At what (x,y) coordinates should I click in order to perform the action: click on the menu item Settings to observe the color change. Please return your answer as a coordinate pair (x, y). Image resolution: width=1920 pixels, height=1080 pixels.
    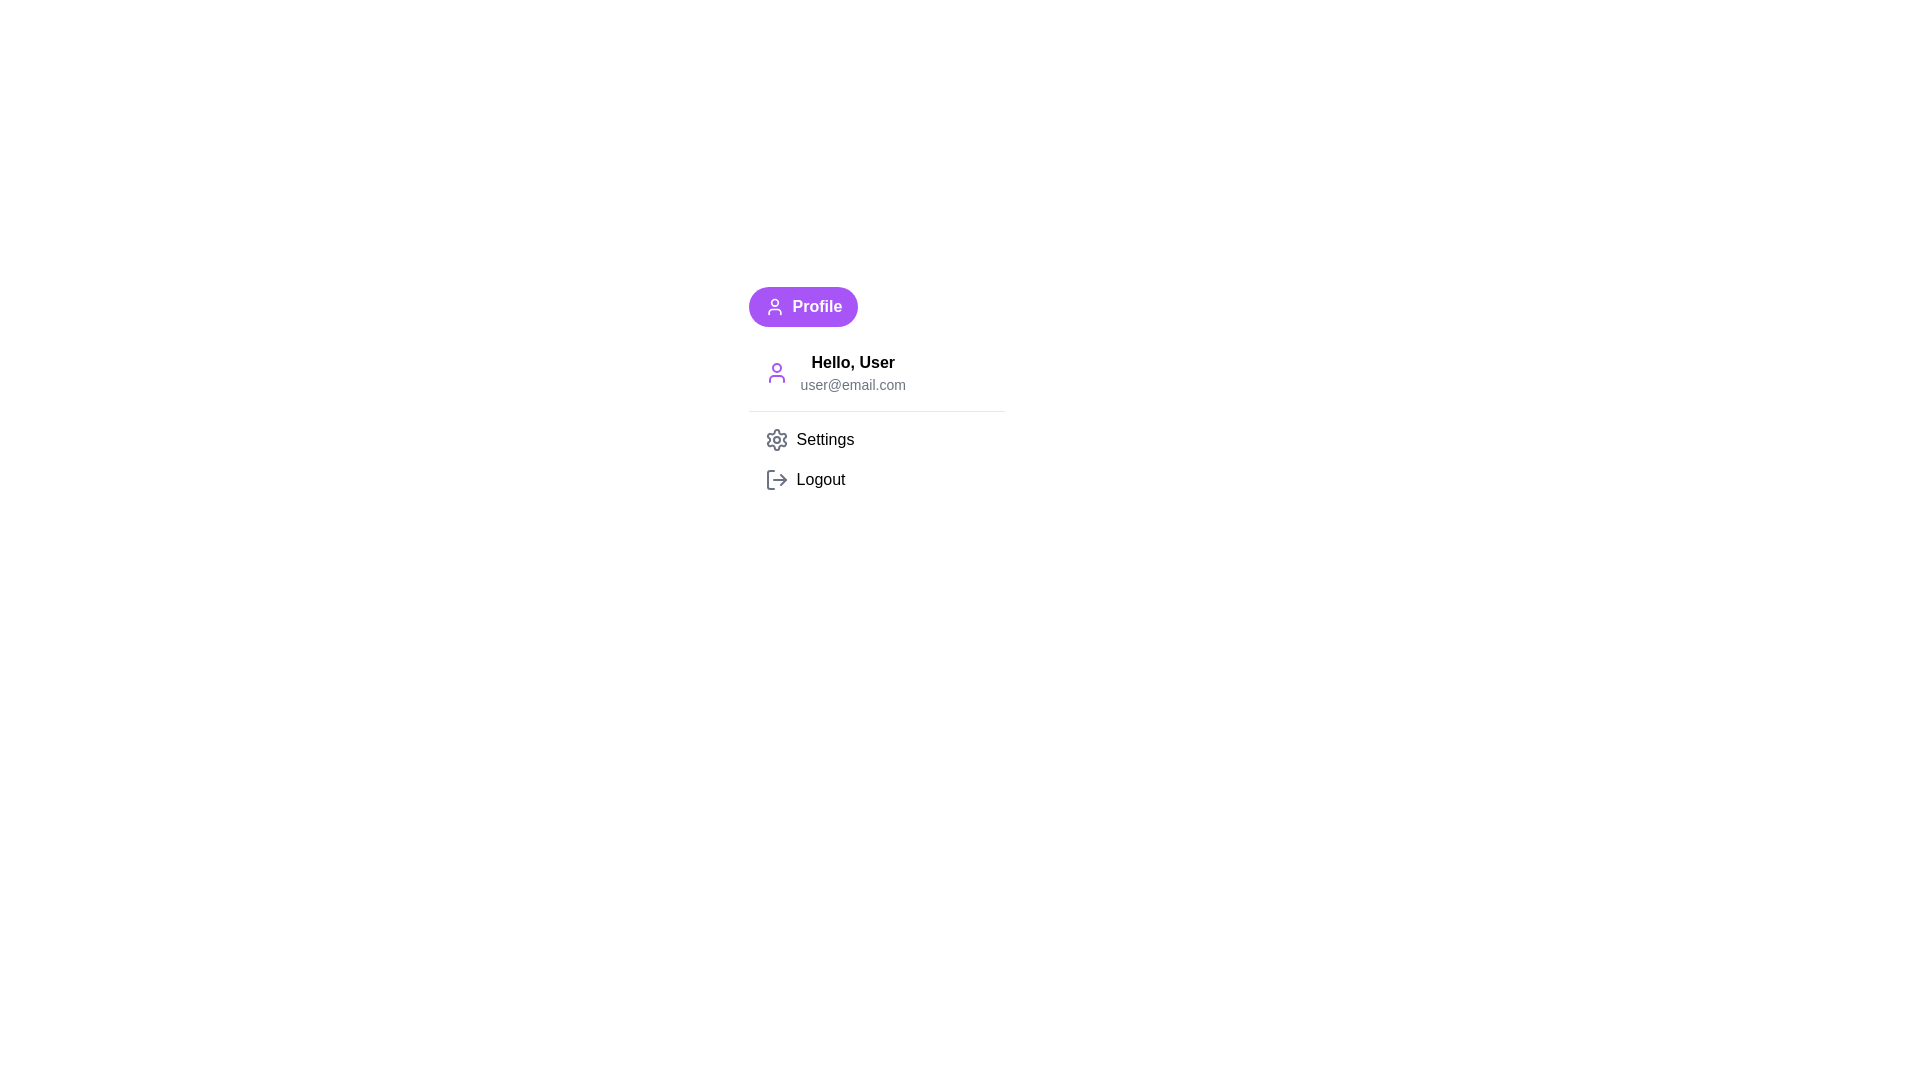
    Looking at the image, I should click on (875, 438).